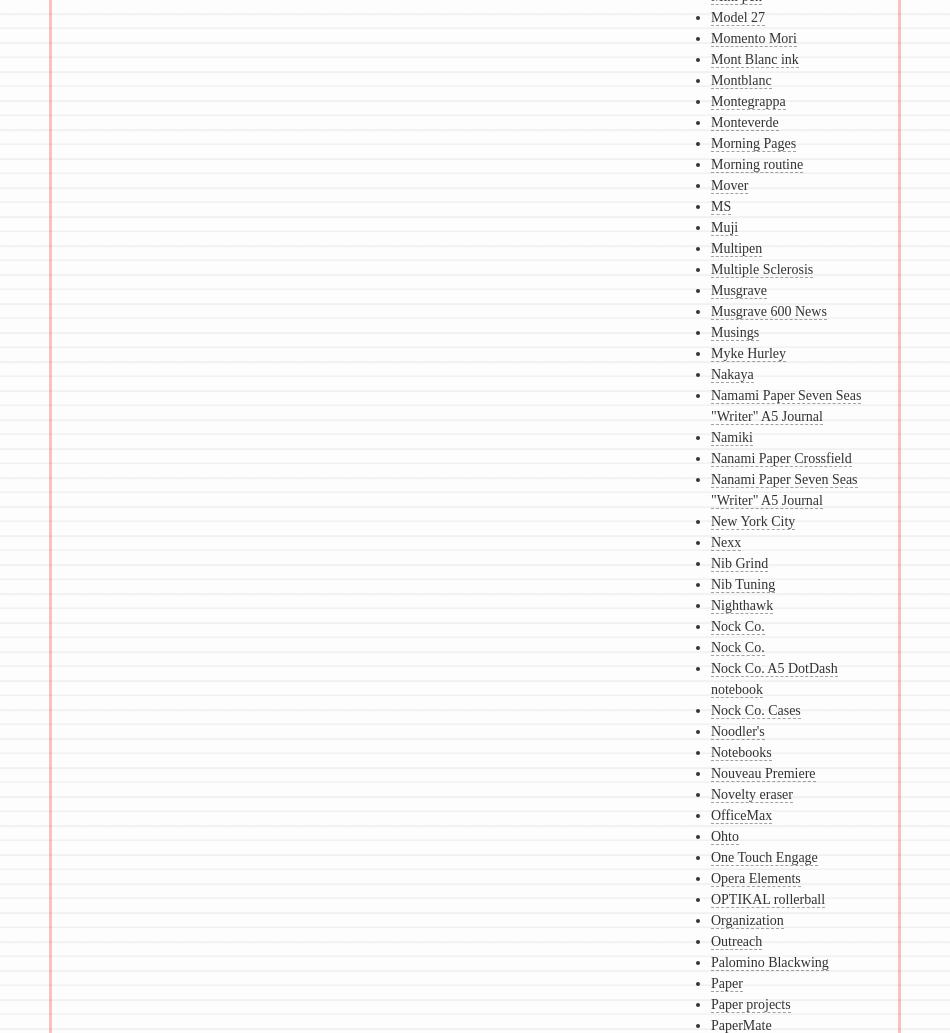 This screenshot has height=1033, width=950. What do you see at coordinates (751, 143) in the screenshot?
I see `'Morning Pages'` at bounding box center [751, 143].